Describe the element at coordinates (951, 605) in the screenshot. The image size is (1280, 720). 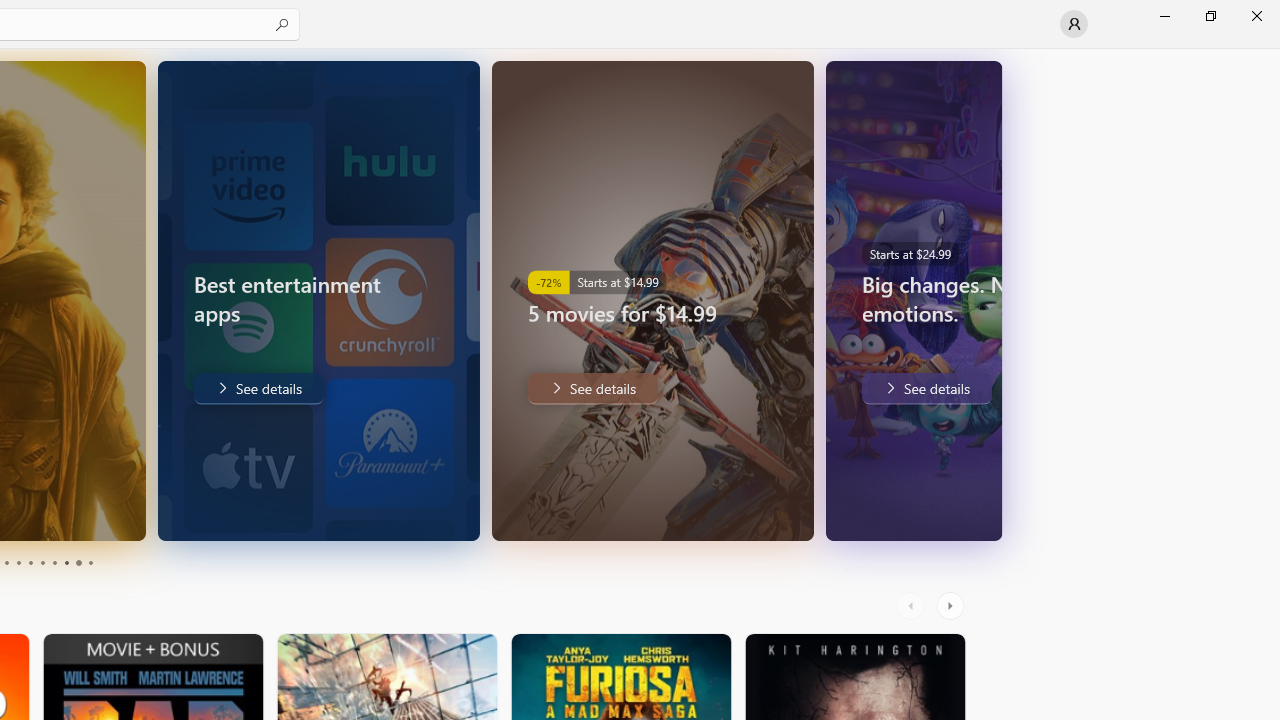
I see `'AutomationID: RightScrollButton'` at that location.